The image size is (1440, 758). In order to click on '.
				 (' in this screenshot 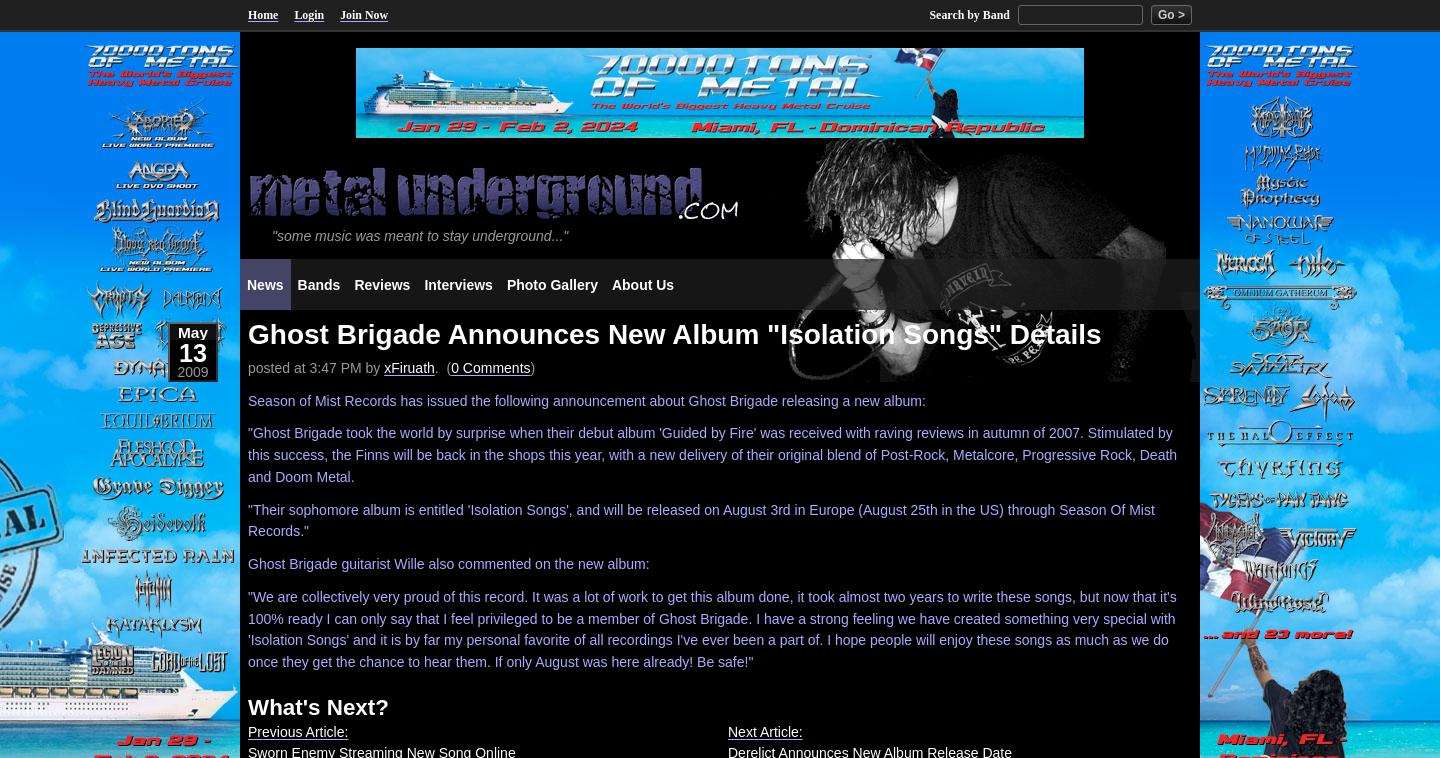, I will do `click(442, 367)`.